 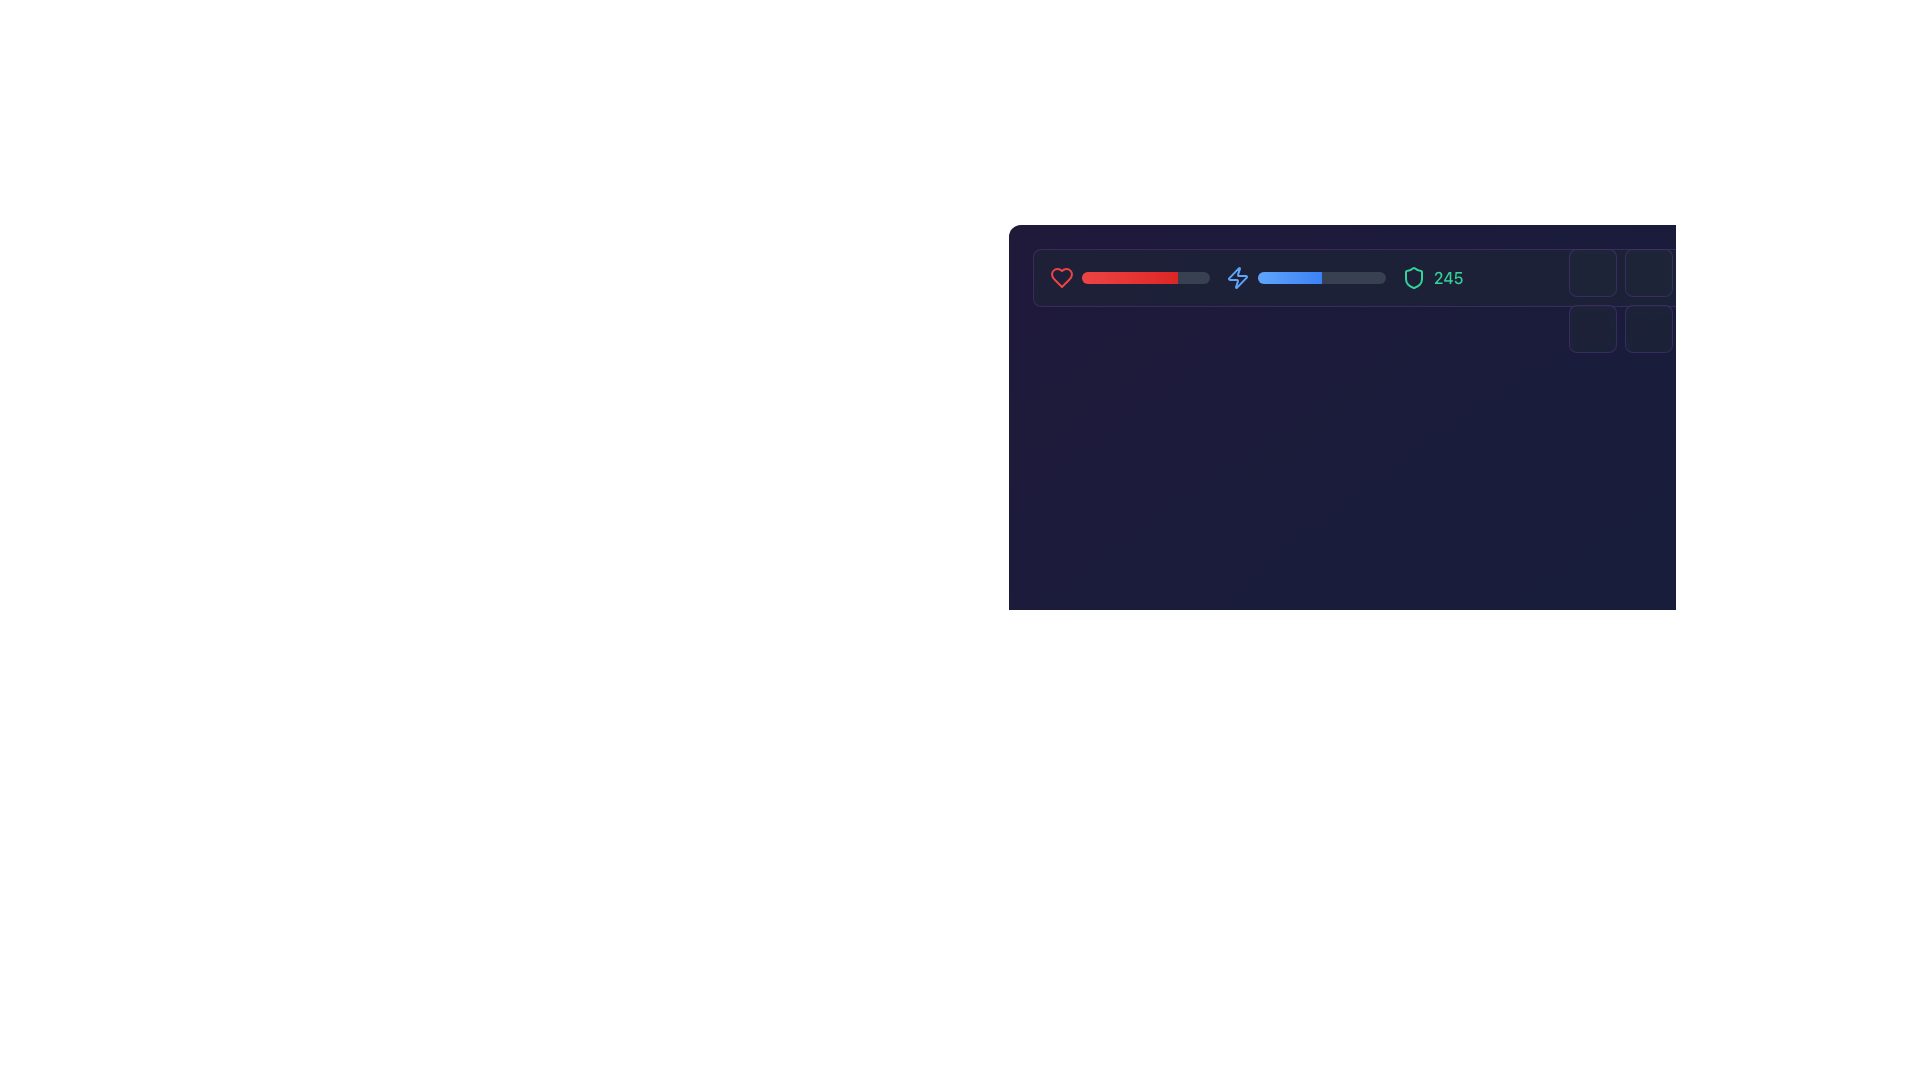 What do you see at coordinates (1408, 277) in the screenshot?
I see `number displayed in the text element showing '245', which is styled in bold with a green hue and located adjacent to a green shield icon` at bounding box center [1408, 277].